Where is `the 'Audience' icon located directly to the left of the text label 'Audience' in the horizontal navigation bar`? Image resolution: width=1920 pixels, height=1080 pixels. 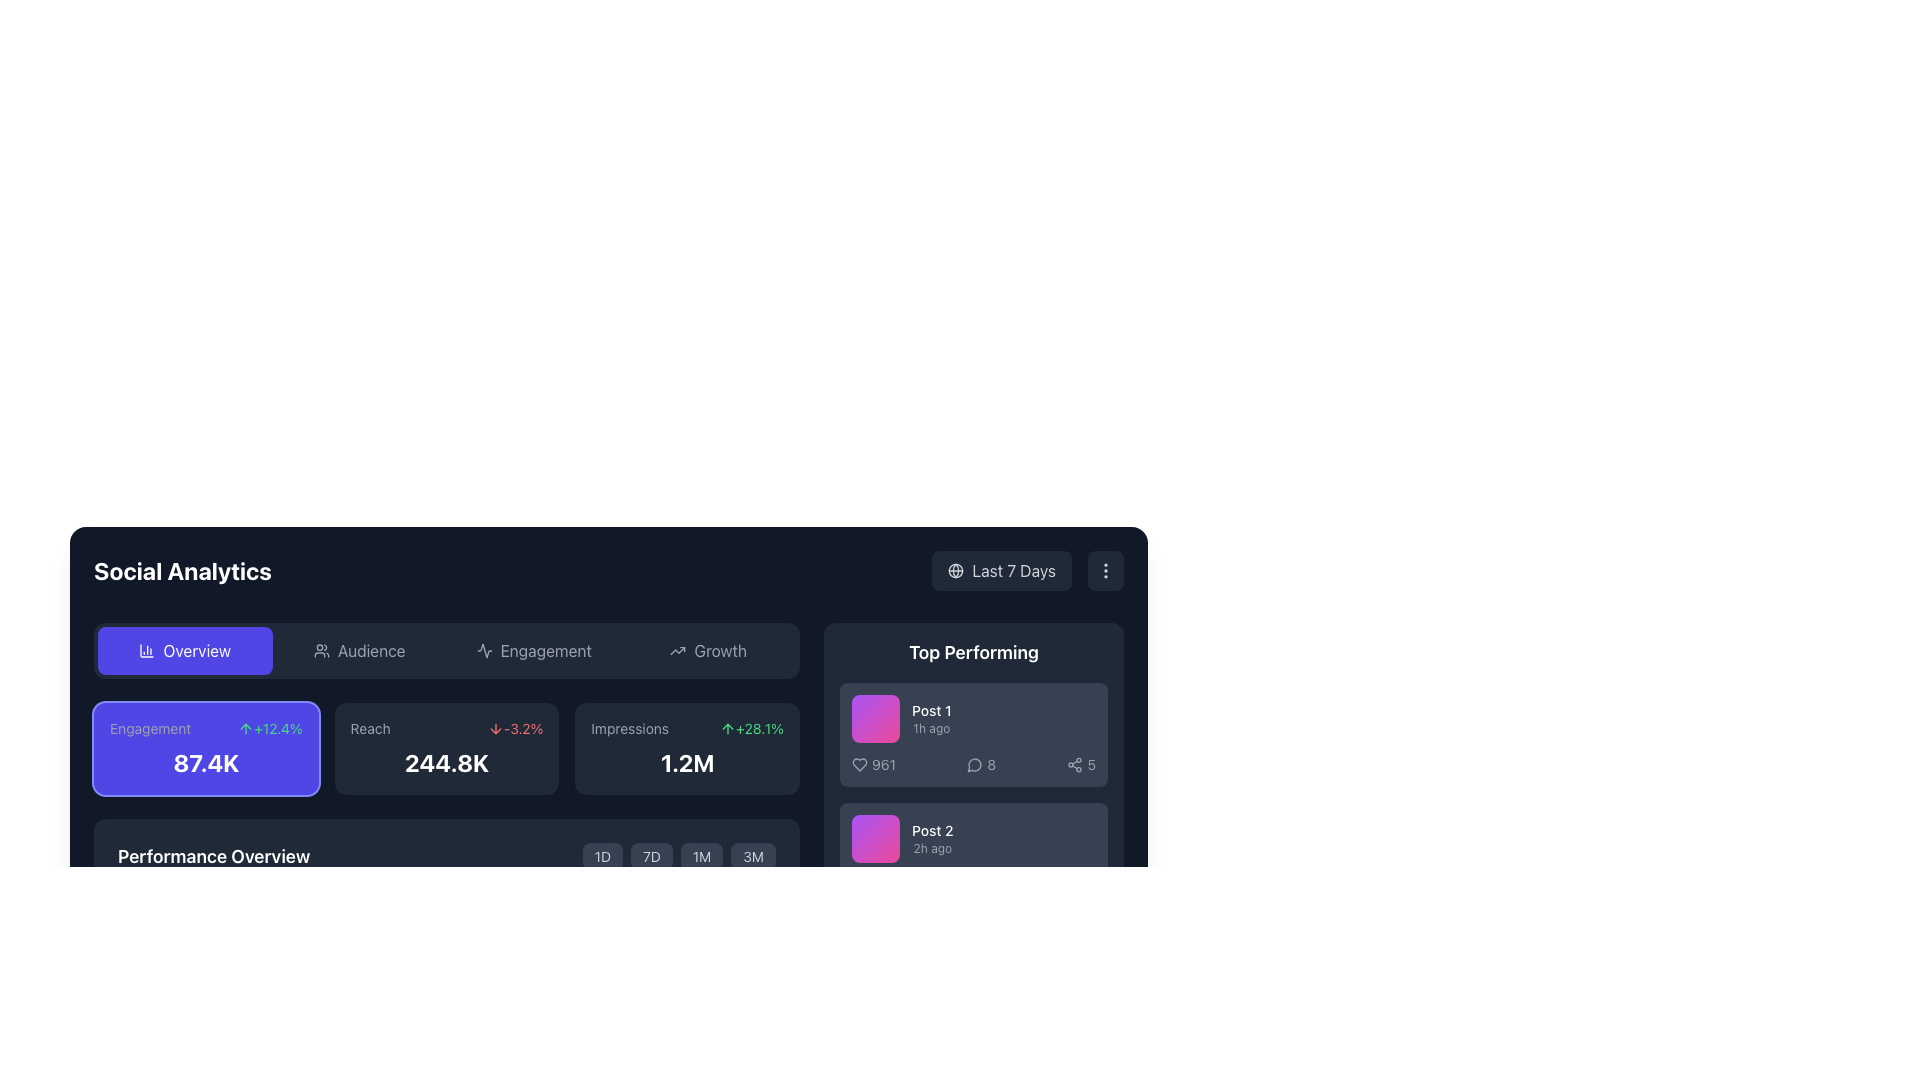 the 'Audience' icon located directly to the left of the text label 'Audience' in the horizontal navigation bar is located at coordinates (321, 651).